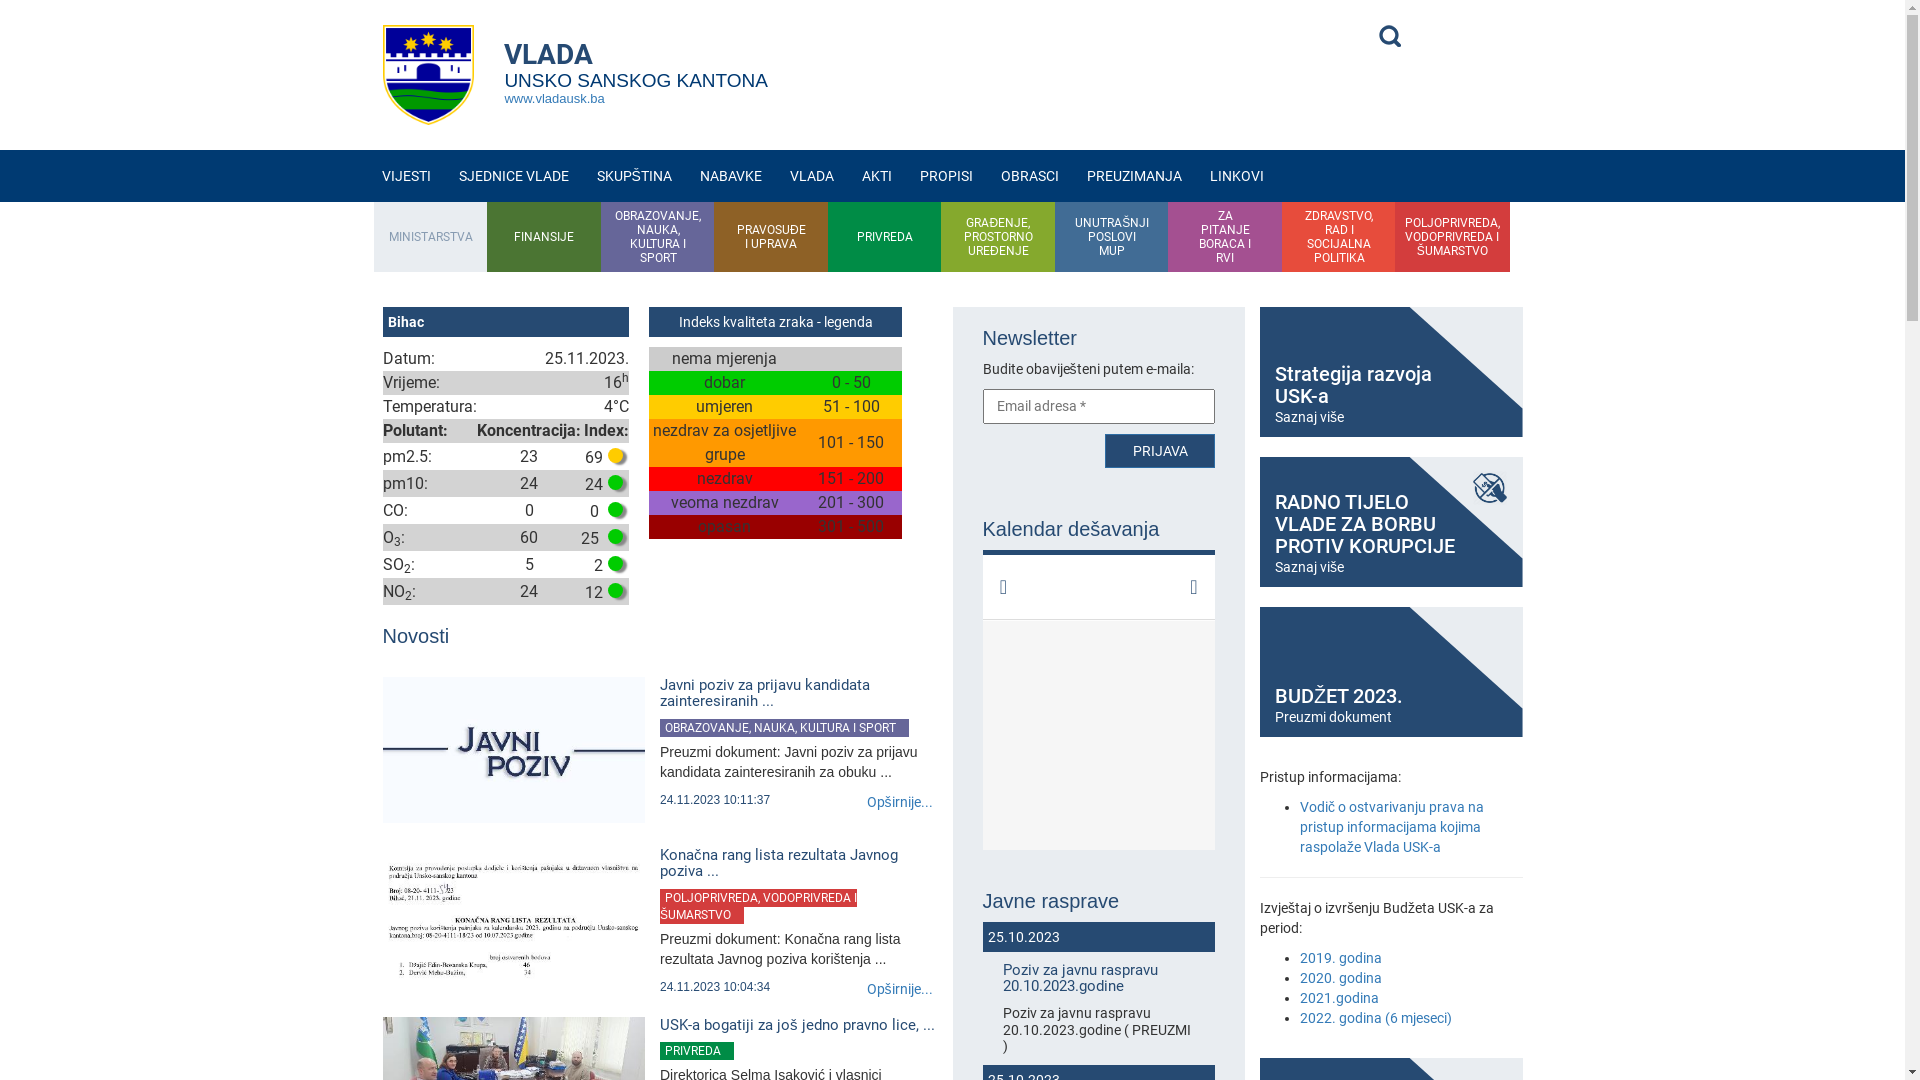  What do you see at coordinates (1339, 235) in the screenshot?
I see `'ZDRAVSTVO, RAD I SOCIJALNA POLITIKA'` at bounding box center [1339, 235].